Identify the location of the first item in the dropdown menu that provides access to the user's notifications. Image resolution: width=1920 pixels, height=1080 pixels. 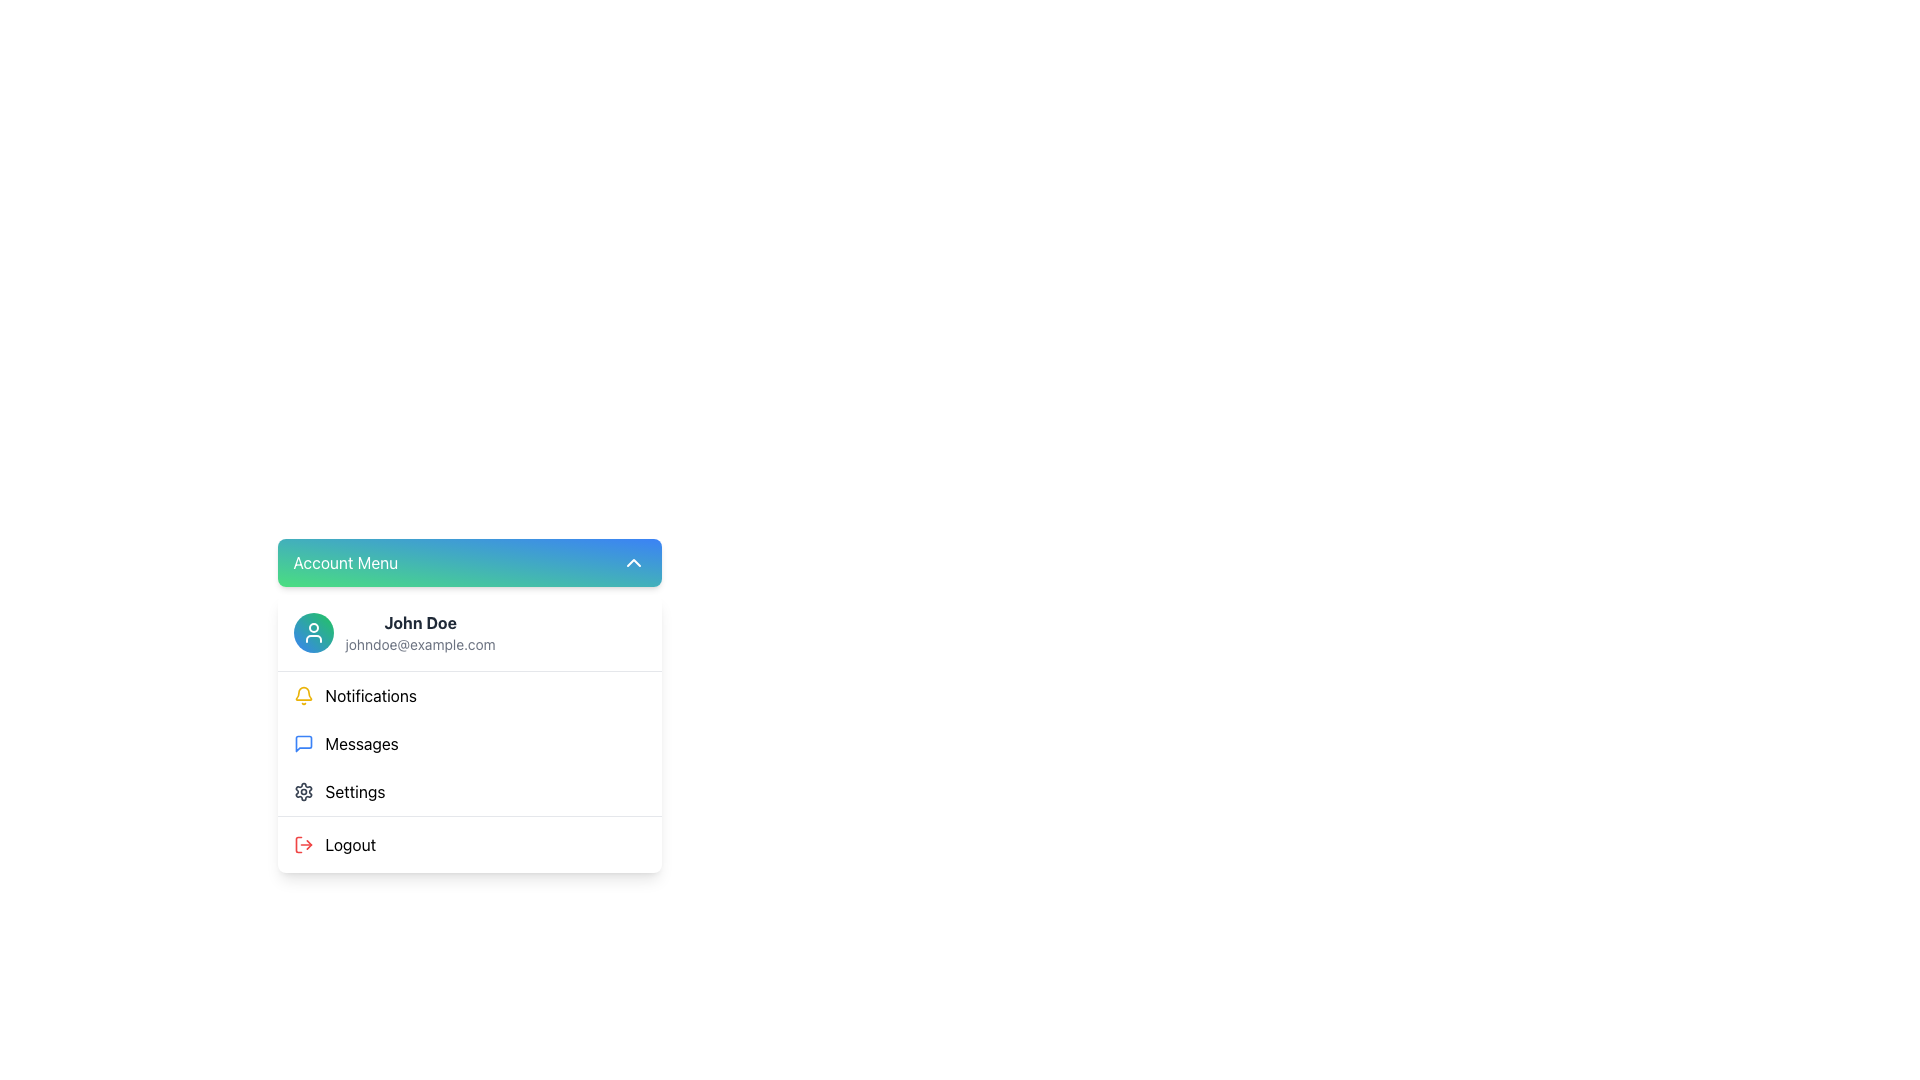
(468, 694).